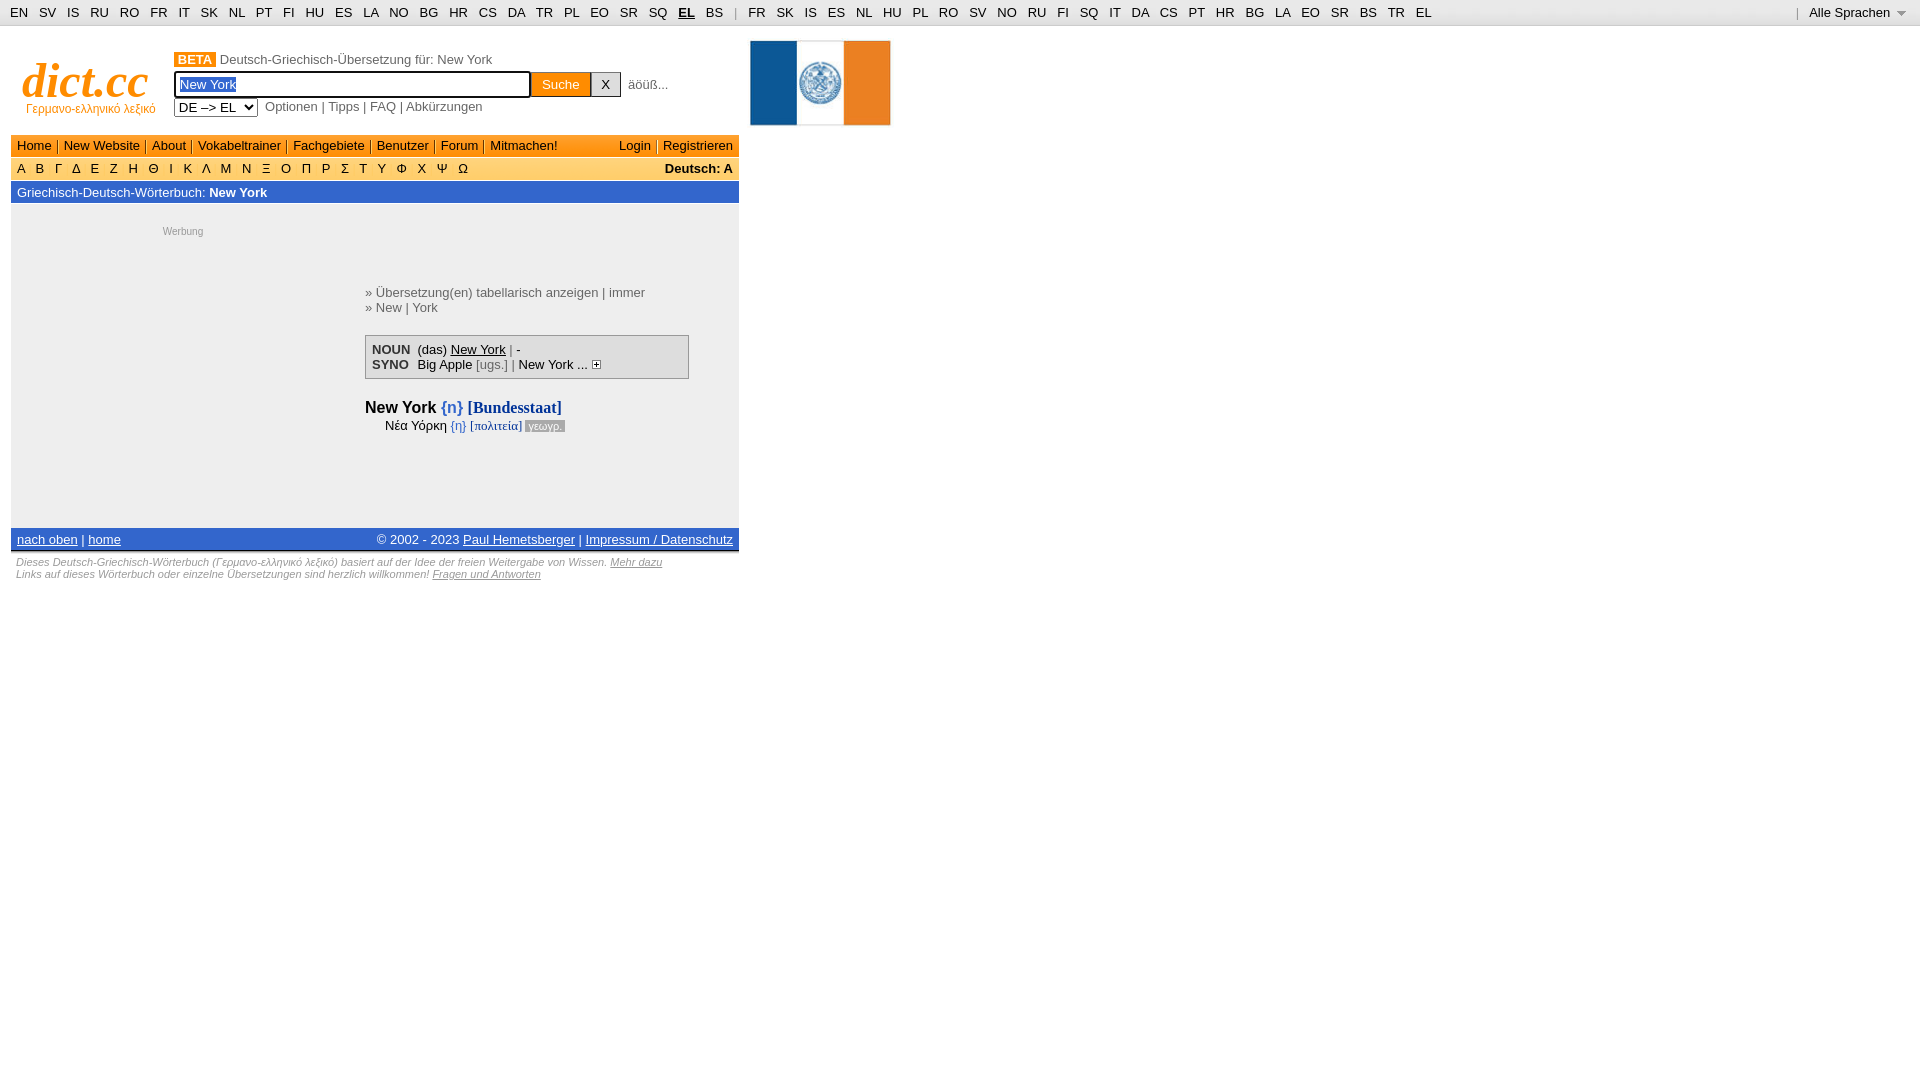 This screenshot has width=1920, height=1080. Describe the element at coordinates (1856, 12) in the screenshot. I see `'Alle Sprachen '` at that location.